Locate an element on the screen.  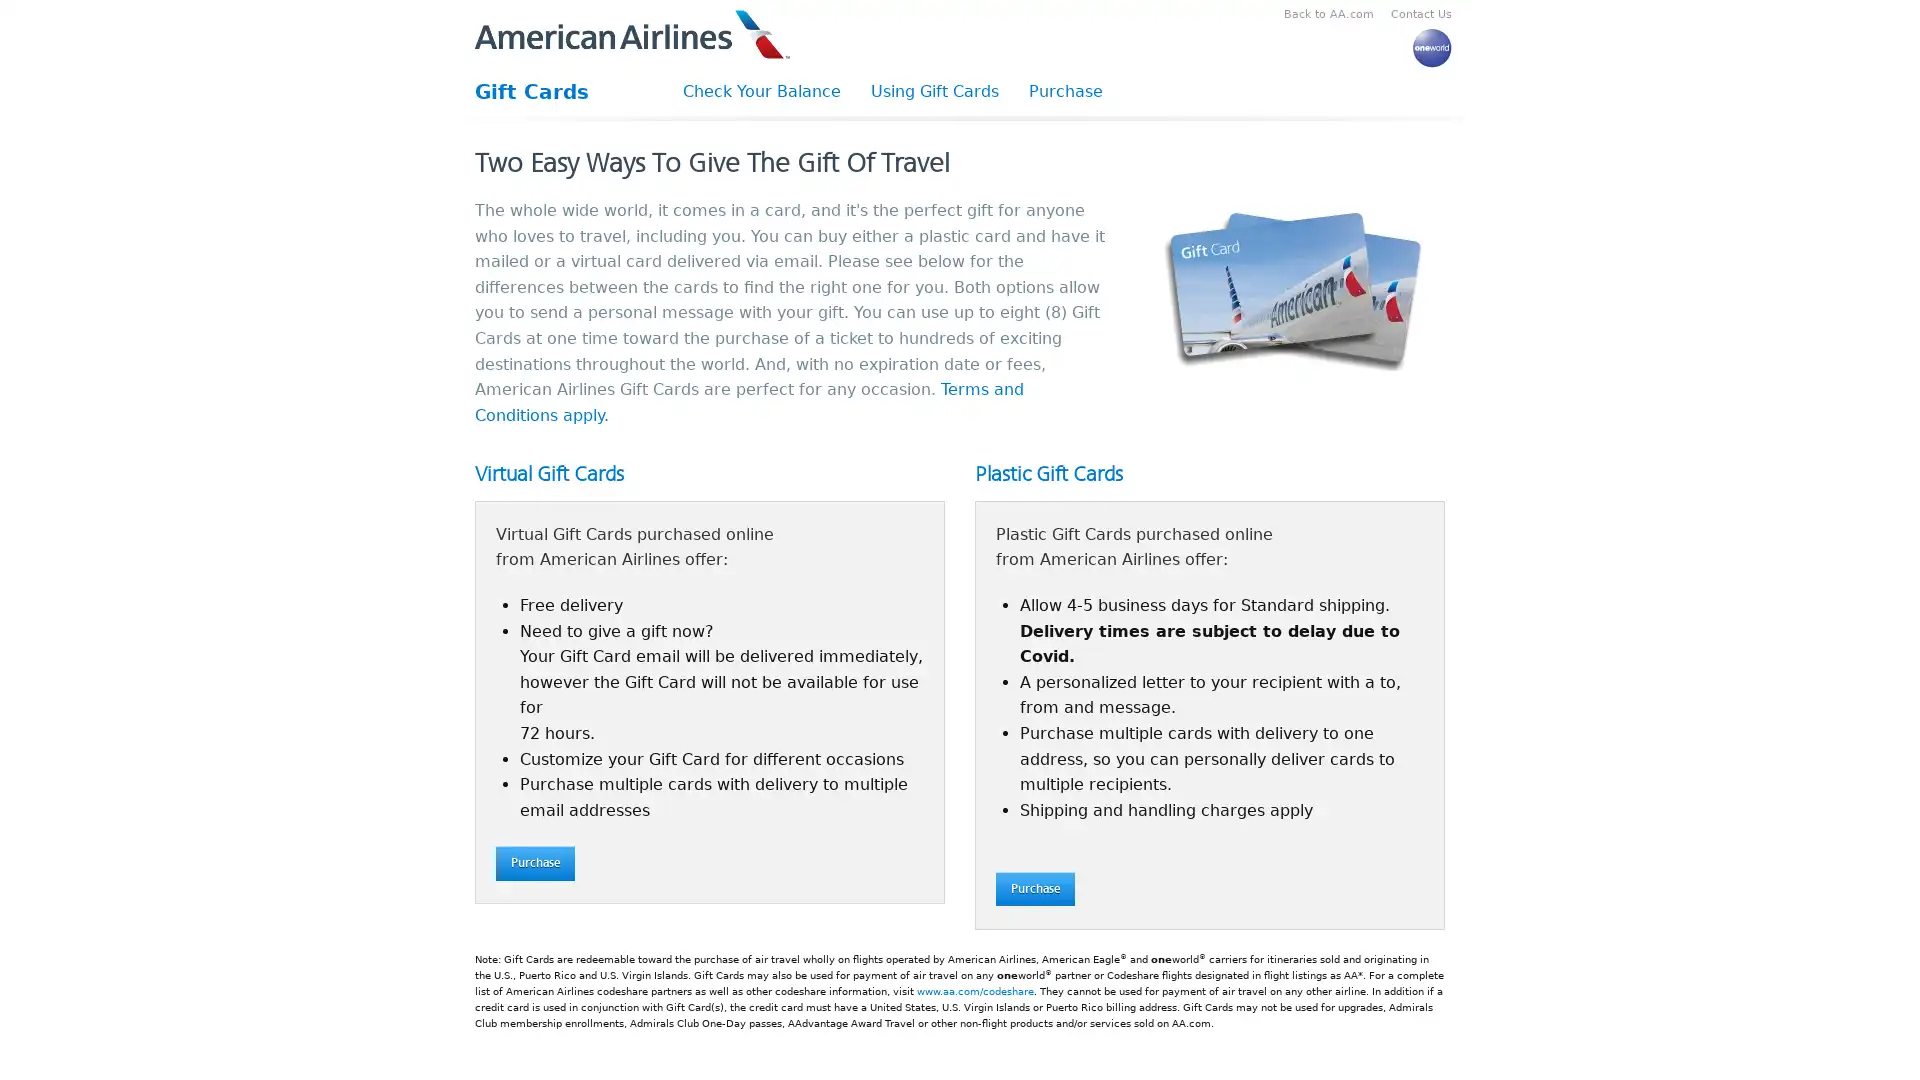
Purchase is located at coordinates (1035, 887).